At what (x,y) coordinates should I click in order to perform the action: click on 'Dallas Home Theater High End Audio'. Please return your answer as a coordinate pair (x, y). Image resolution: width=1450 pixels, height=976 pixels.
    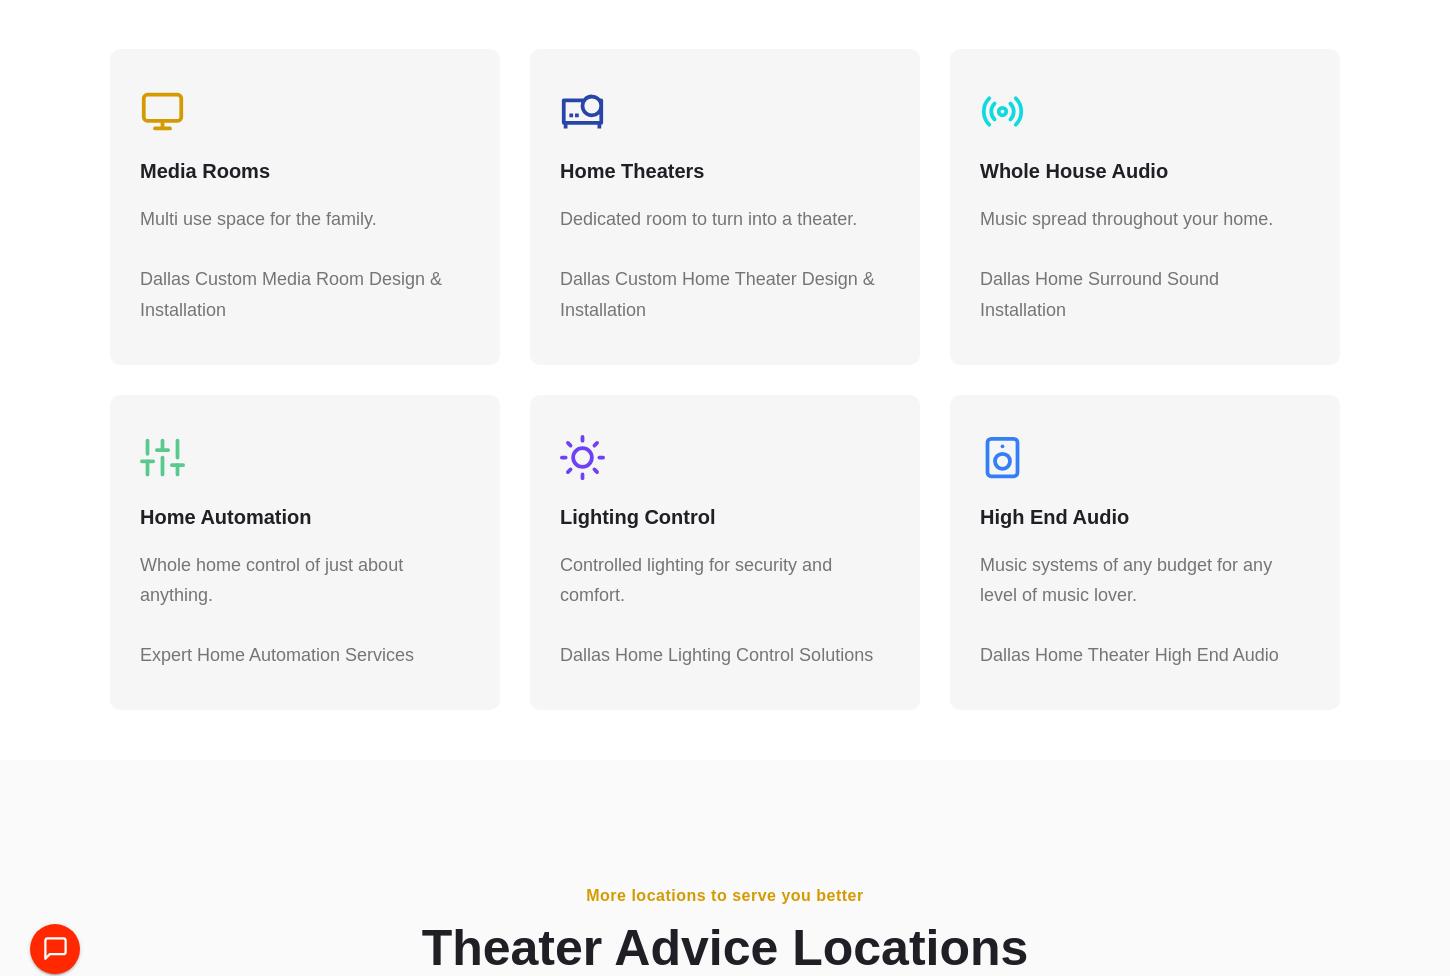
    Looking at the image, I should click on (980, 662).